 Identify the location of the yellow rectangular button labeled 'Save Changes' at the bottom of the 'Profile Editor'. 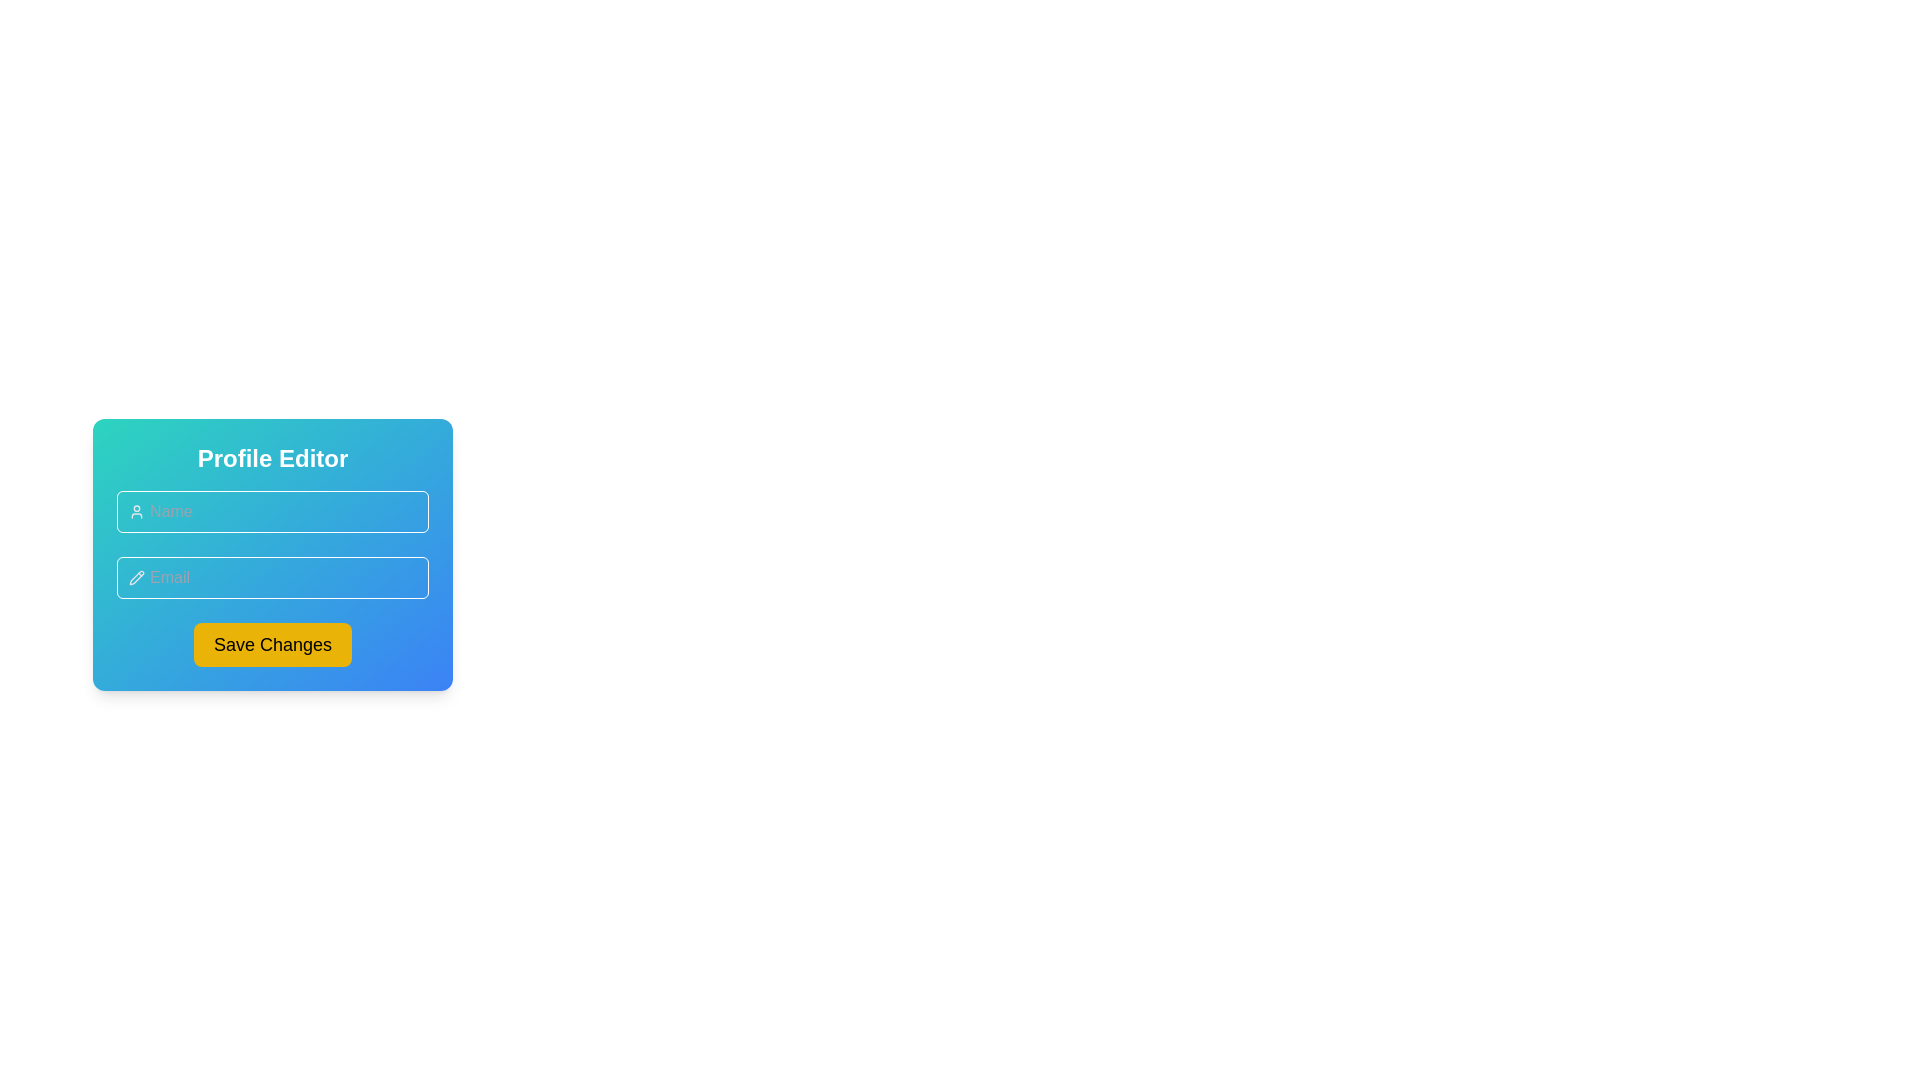
(272, 644).